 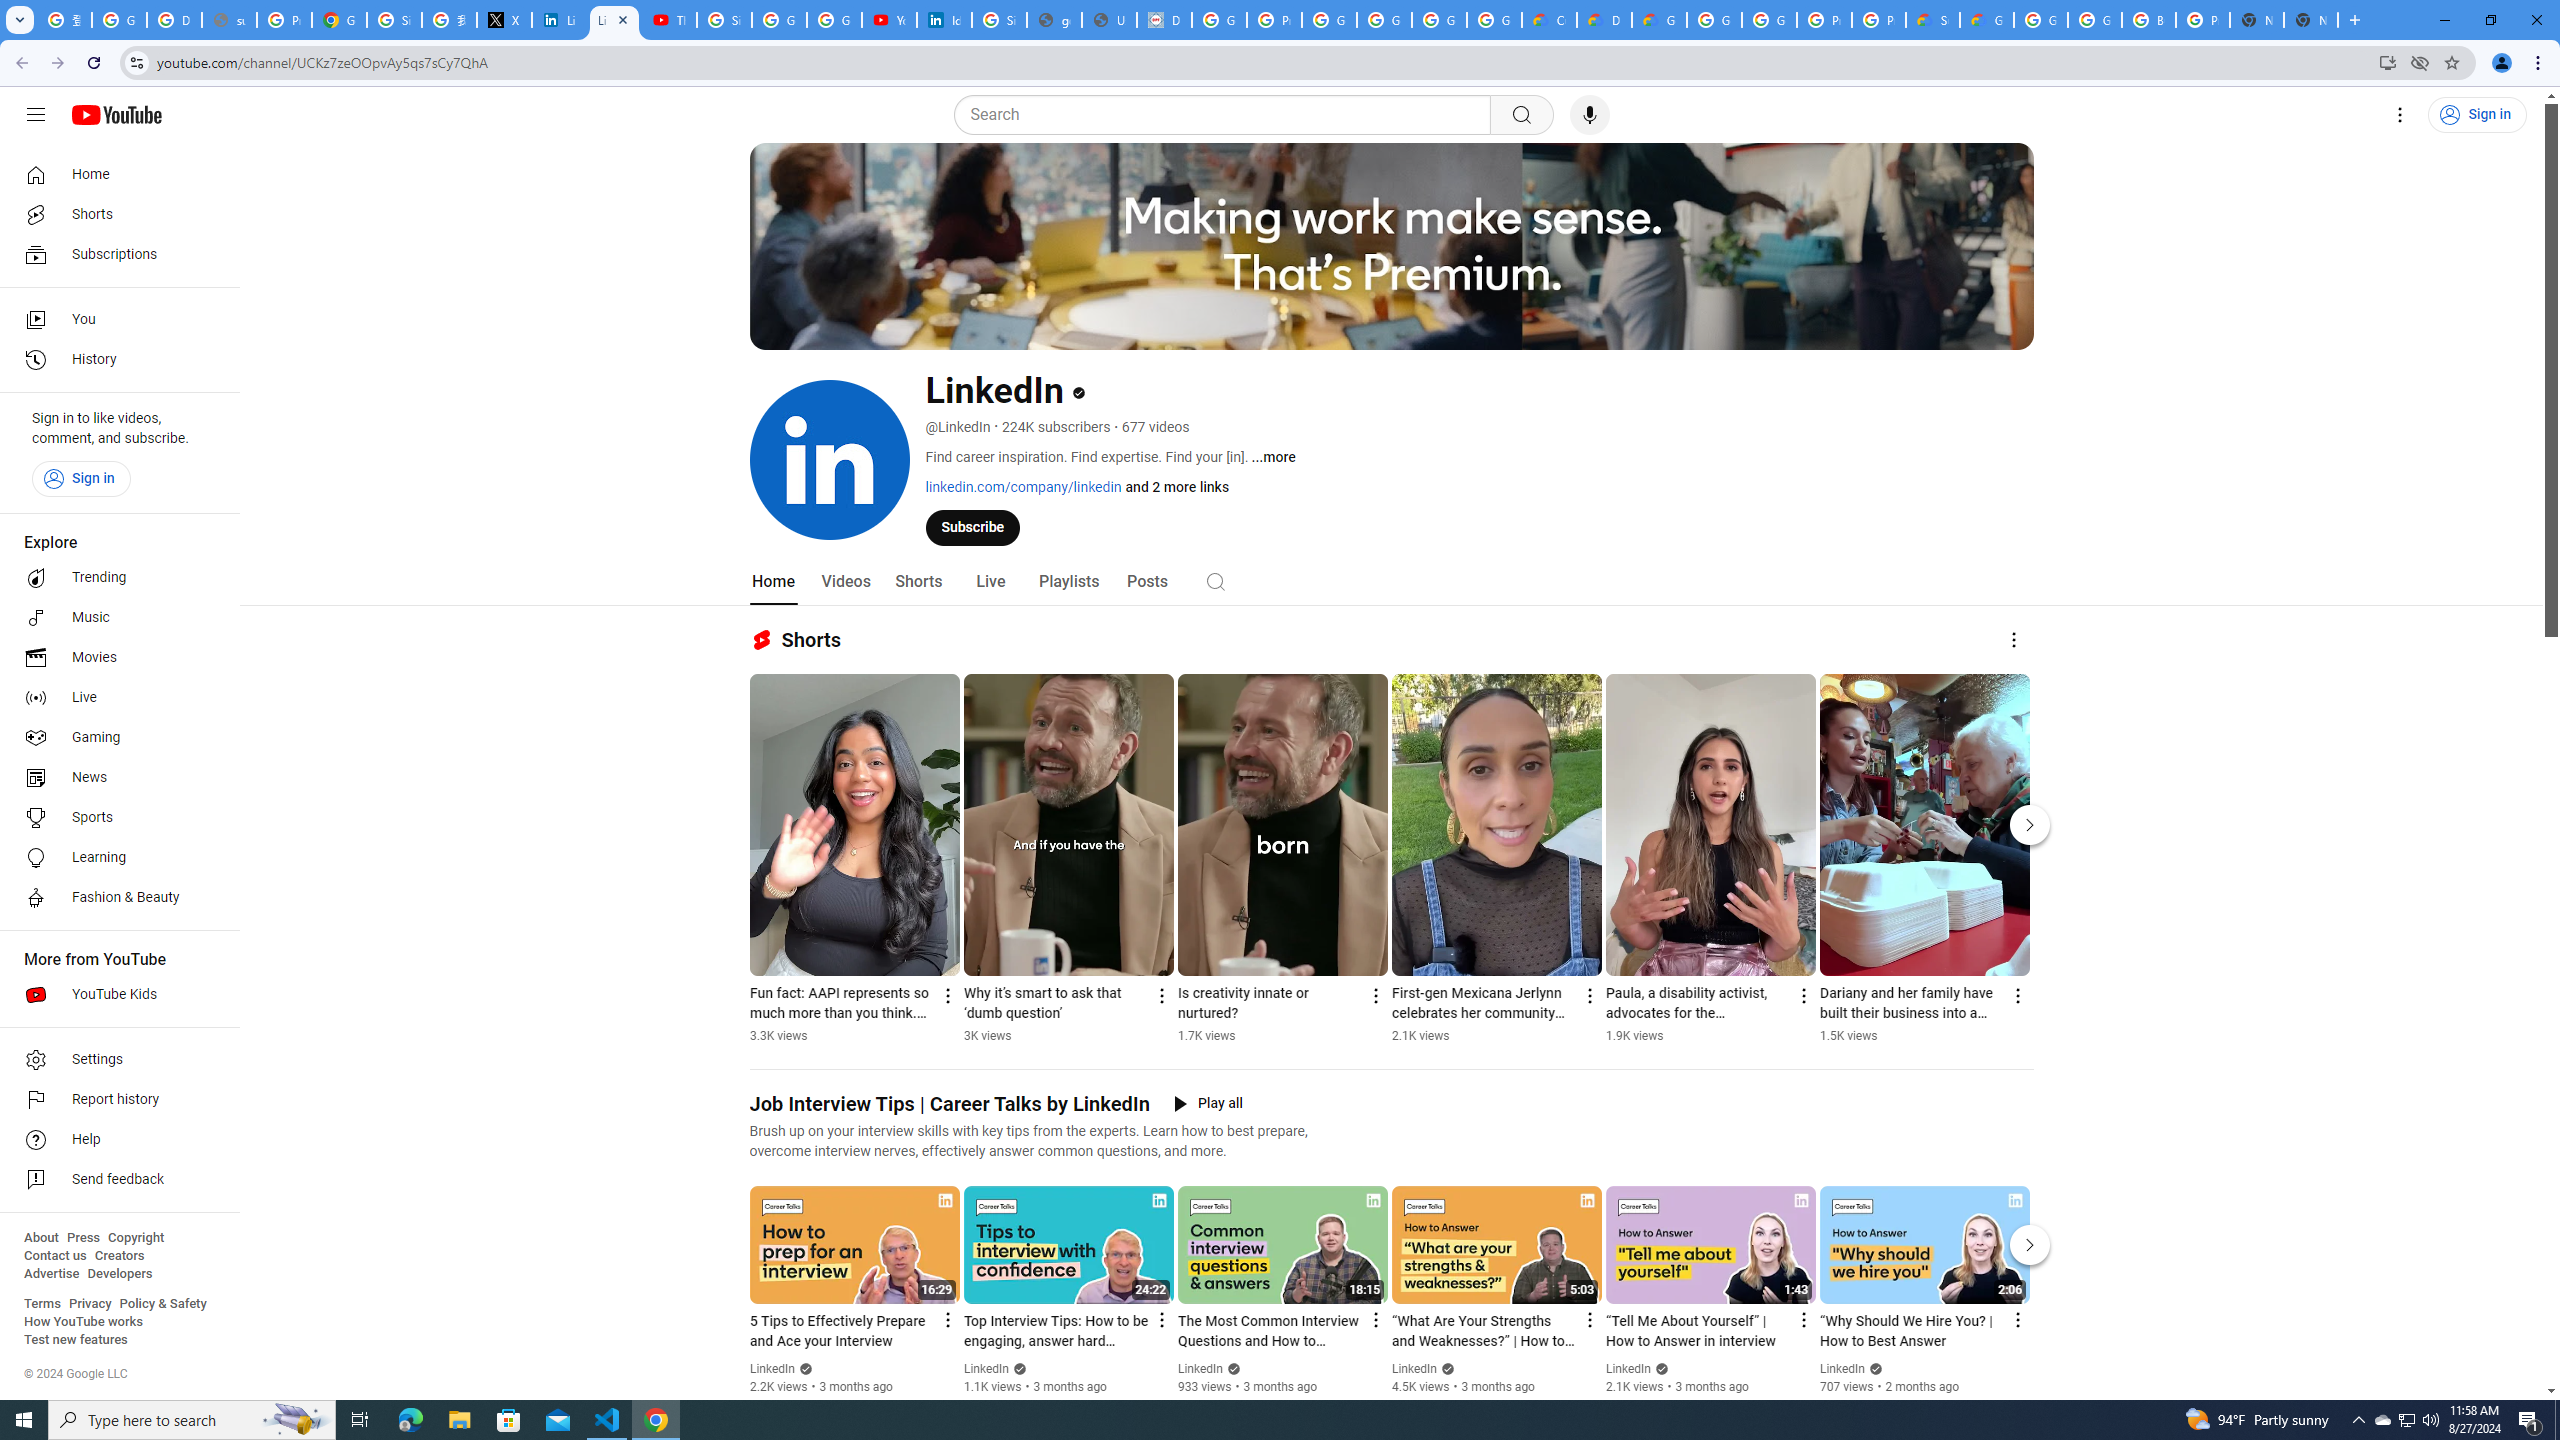 I want to click on 'News', so click(x=113, y=777).